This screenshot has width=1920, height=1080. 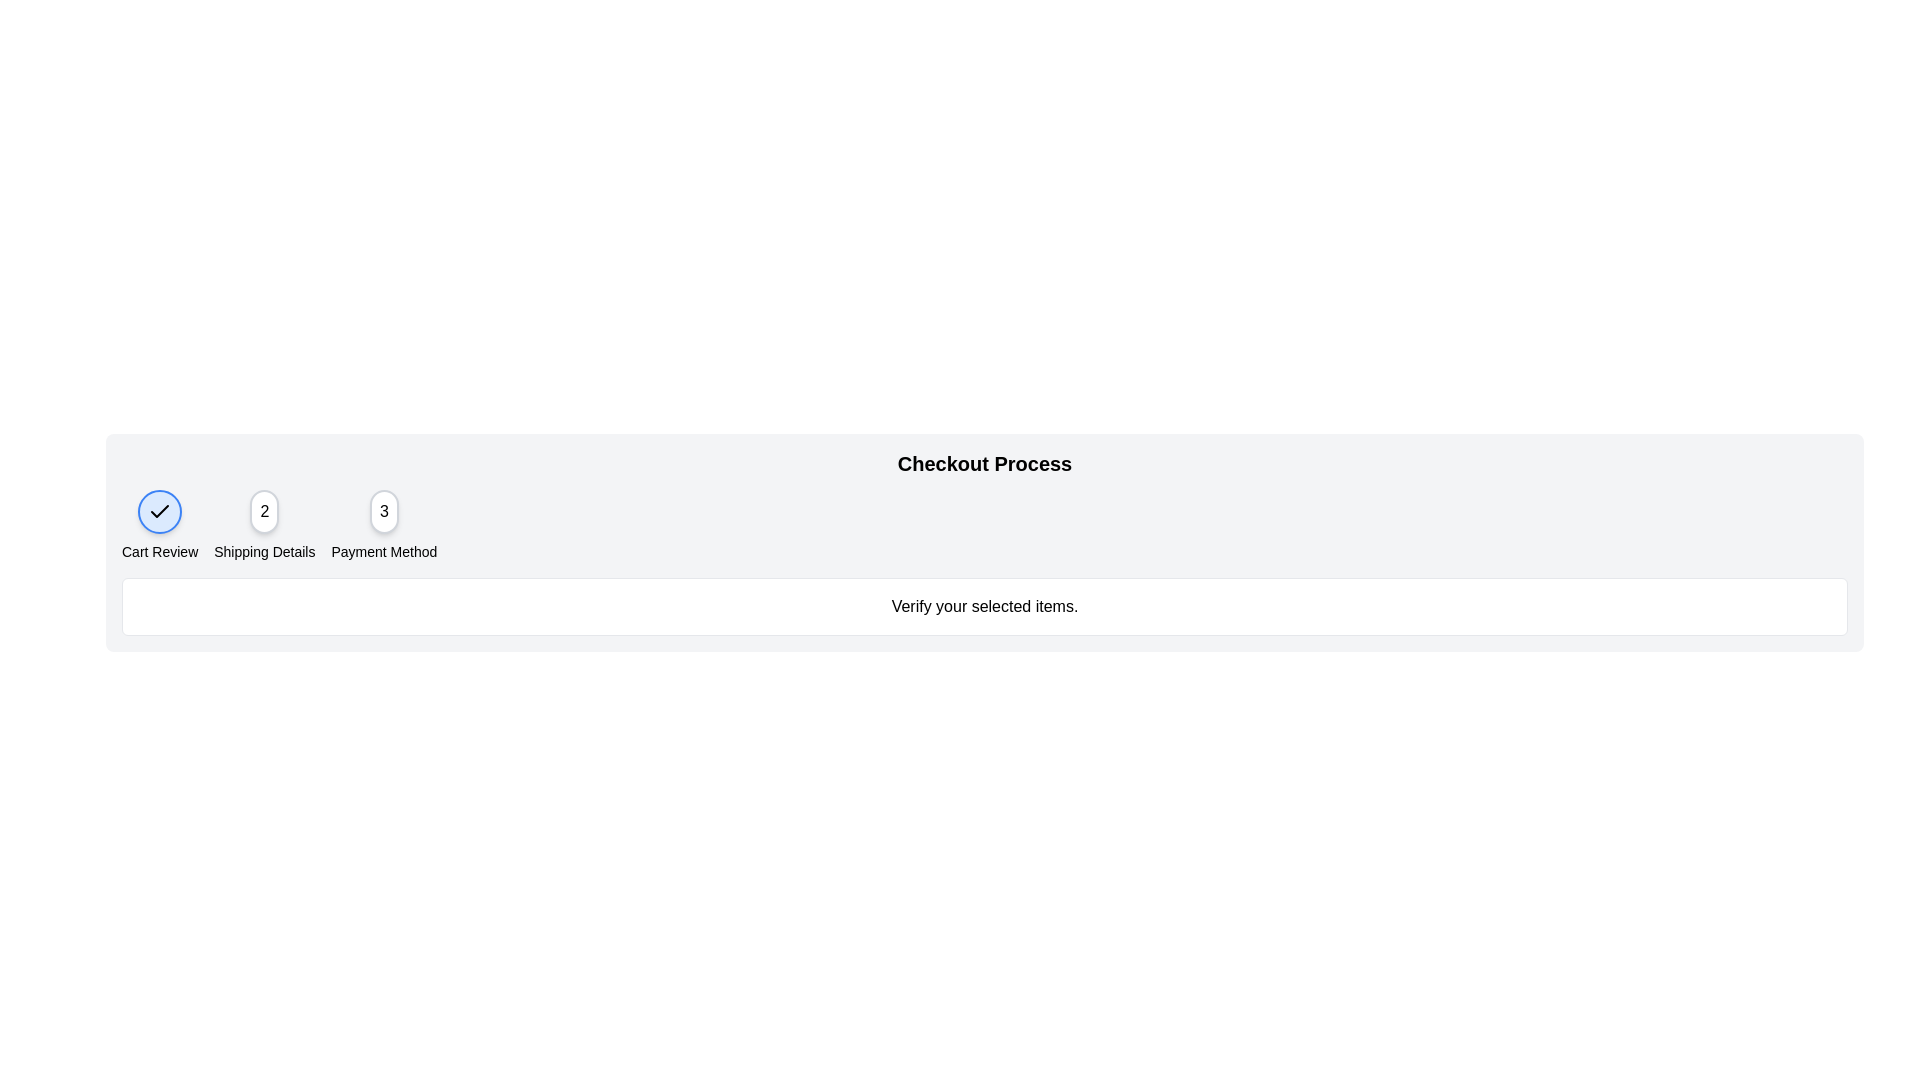 I want to click on the small checkmark icon with a blue border and light blue background, which represents the 'Cart Review' step in the interface, so click(x=160, y=511).